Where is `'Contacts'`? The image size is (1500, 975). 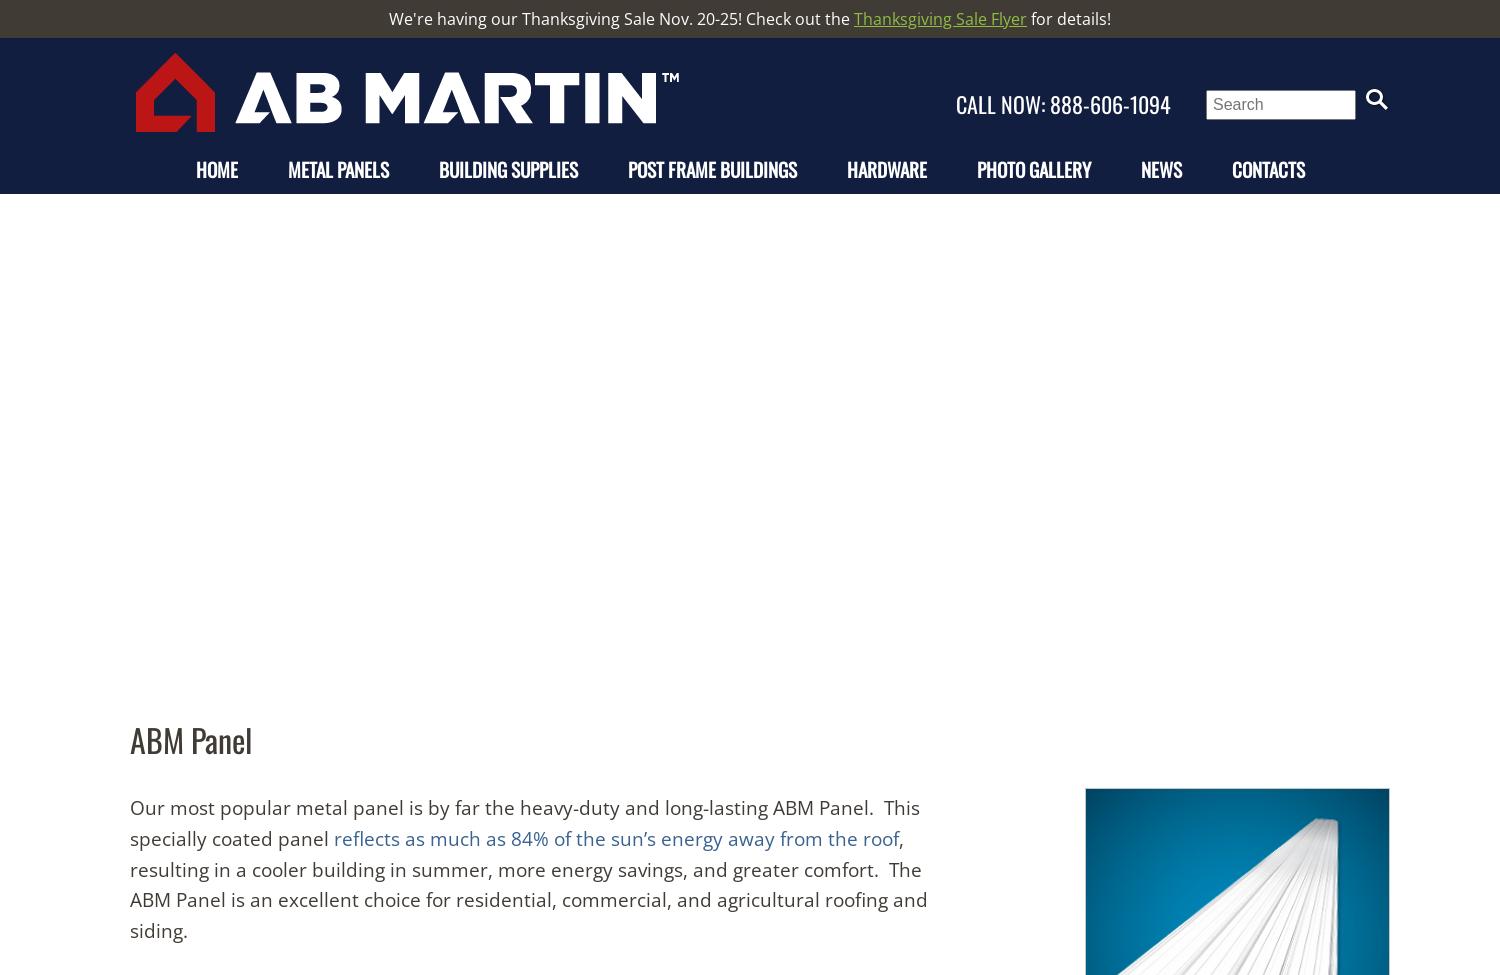 'Contacts' is located at coordinates (1267, 168).